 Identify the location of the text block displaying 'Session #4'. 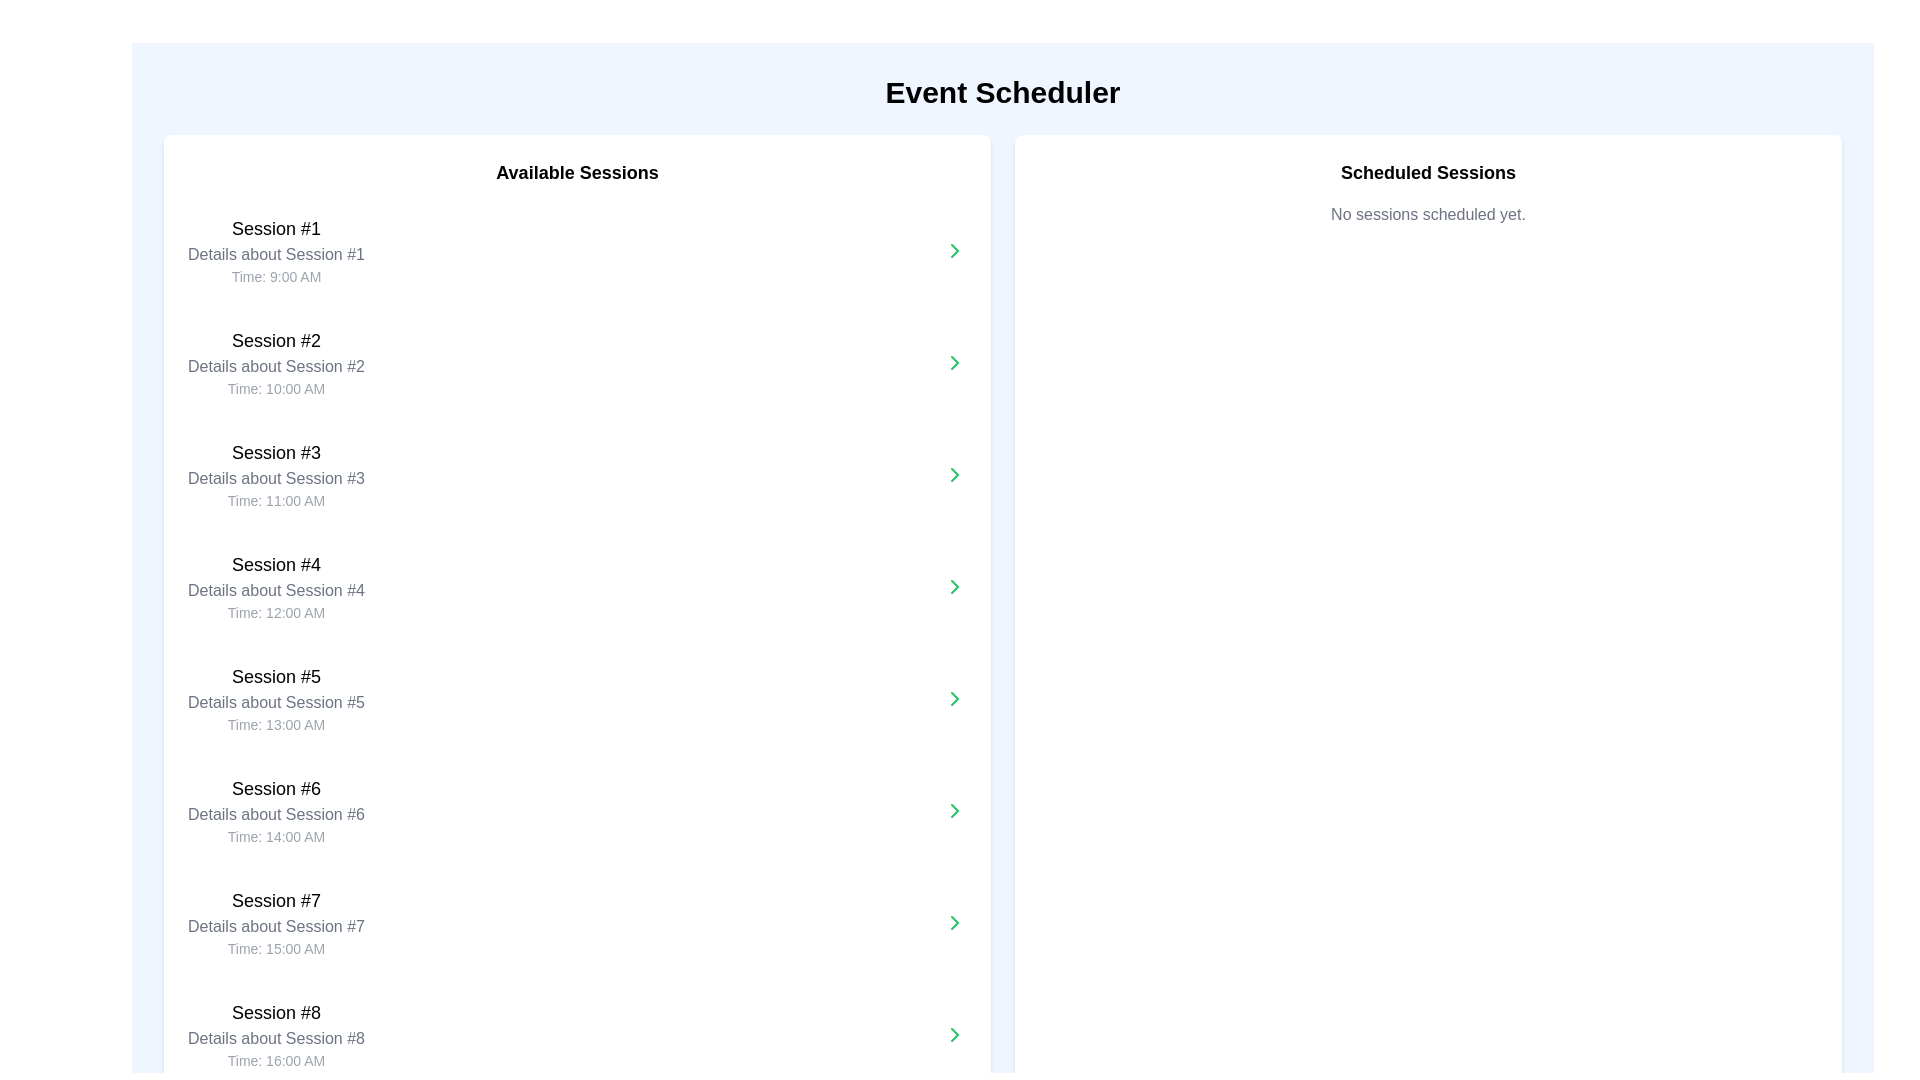
(275, 585).